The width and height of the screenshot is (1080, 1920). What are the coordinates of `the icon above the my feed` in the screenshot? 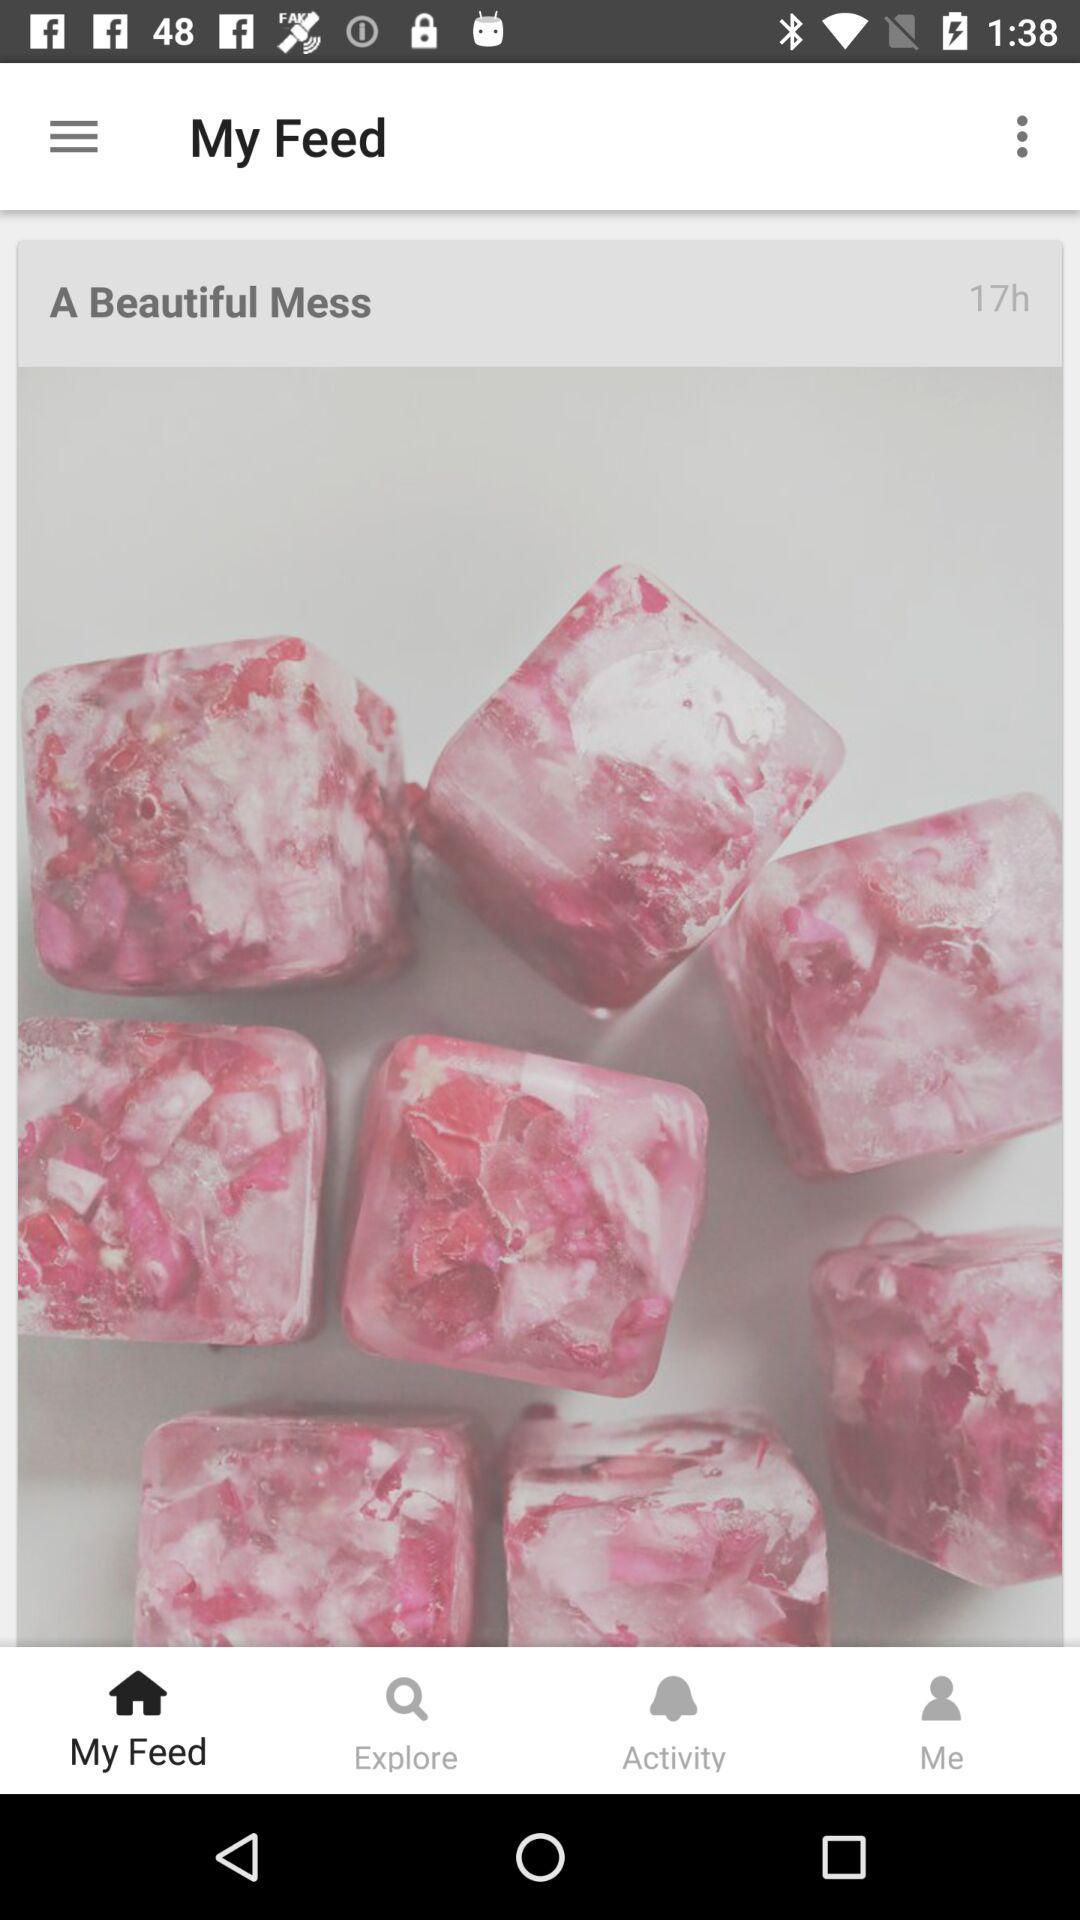 It's located at (137, 1685).